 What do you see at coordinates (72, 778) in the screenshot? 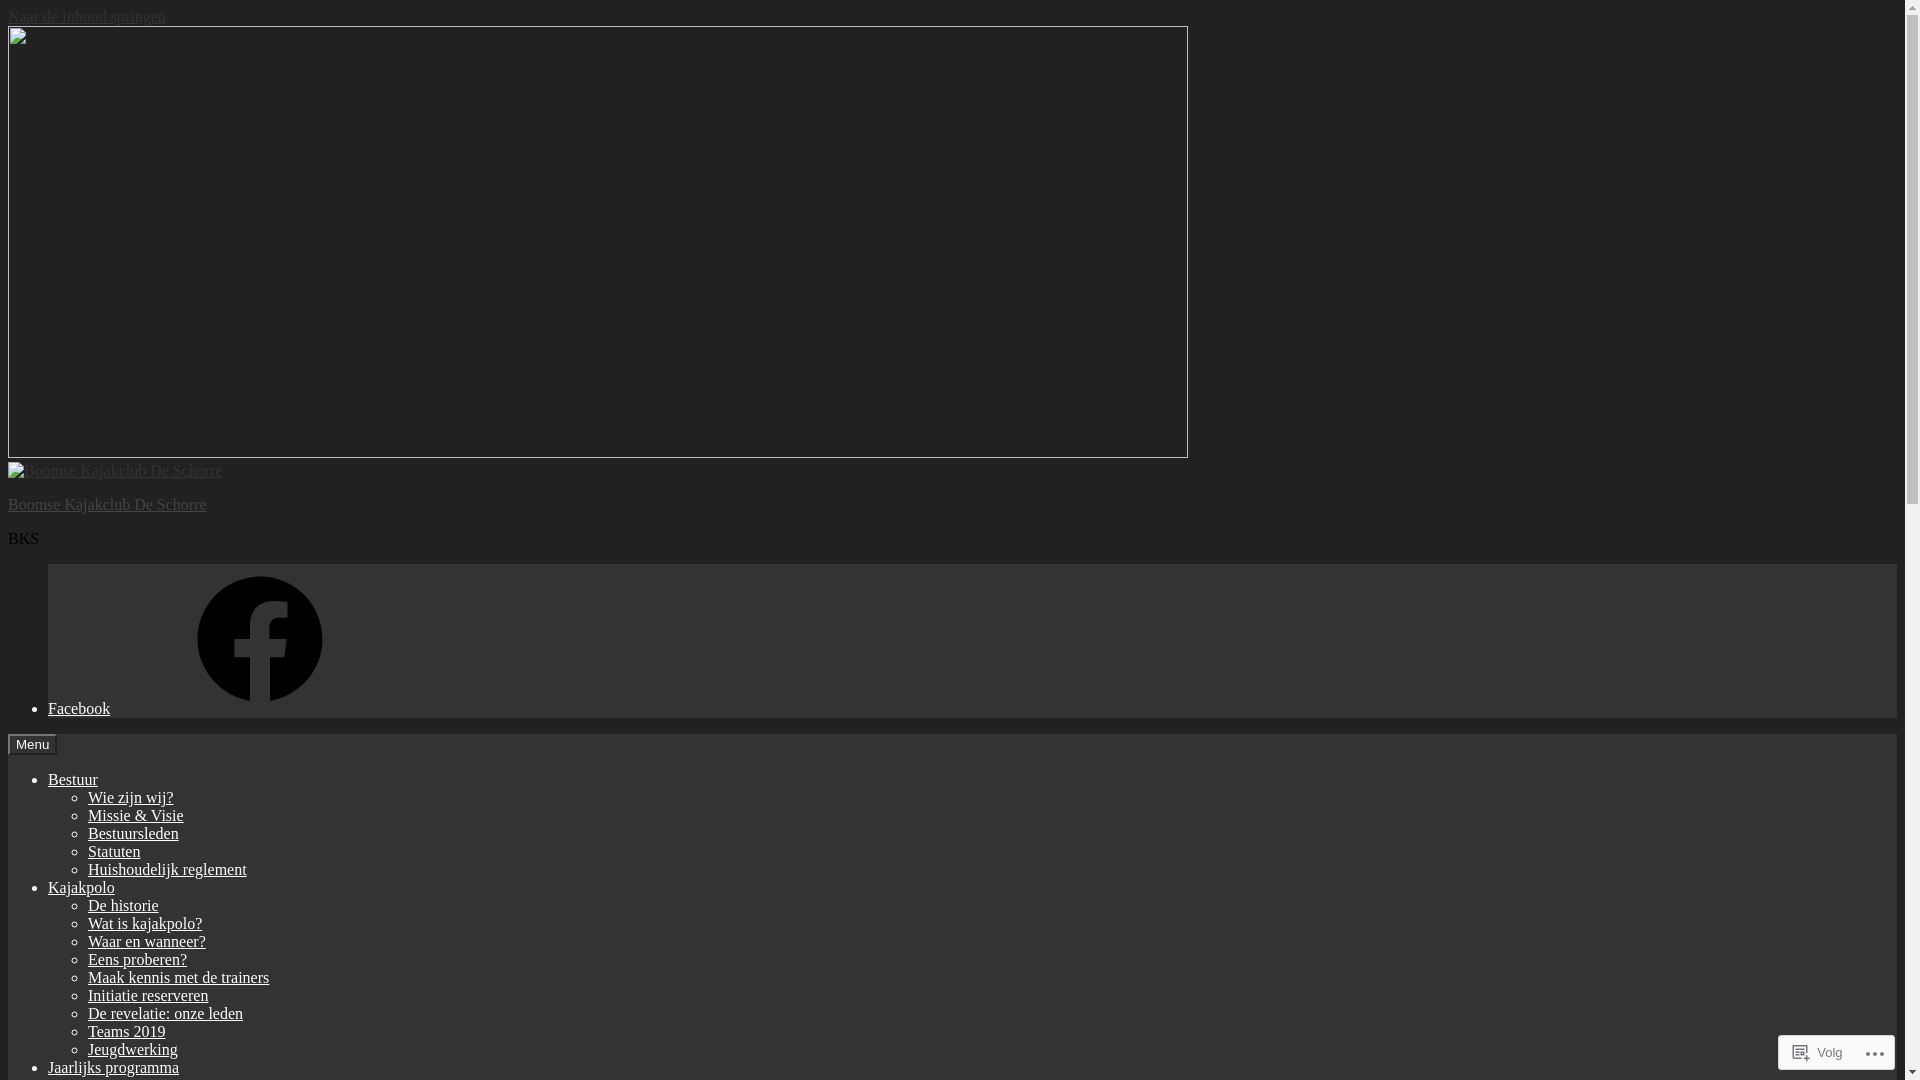
I see `'Bestuur'` at bounding box center [72, 778].